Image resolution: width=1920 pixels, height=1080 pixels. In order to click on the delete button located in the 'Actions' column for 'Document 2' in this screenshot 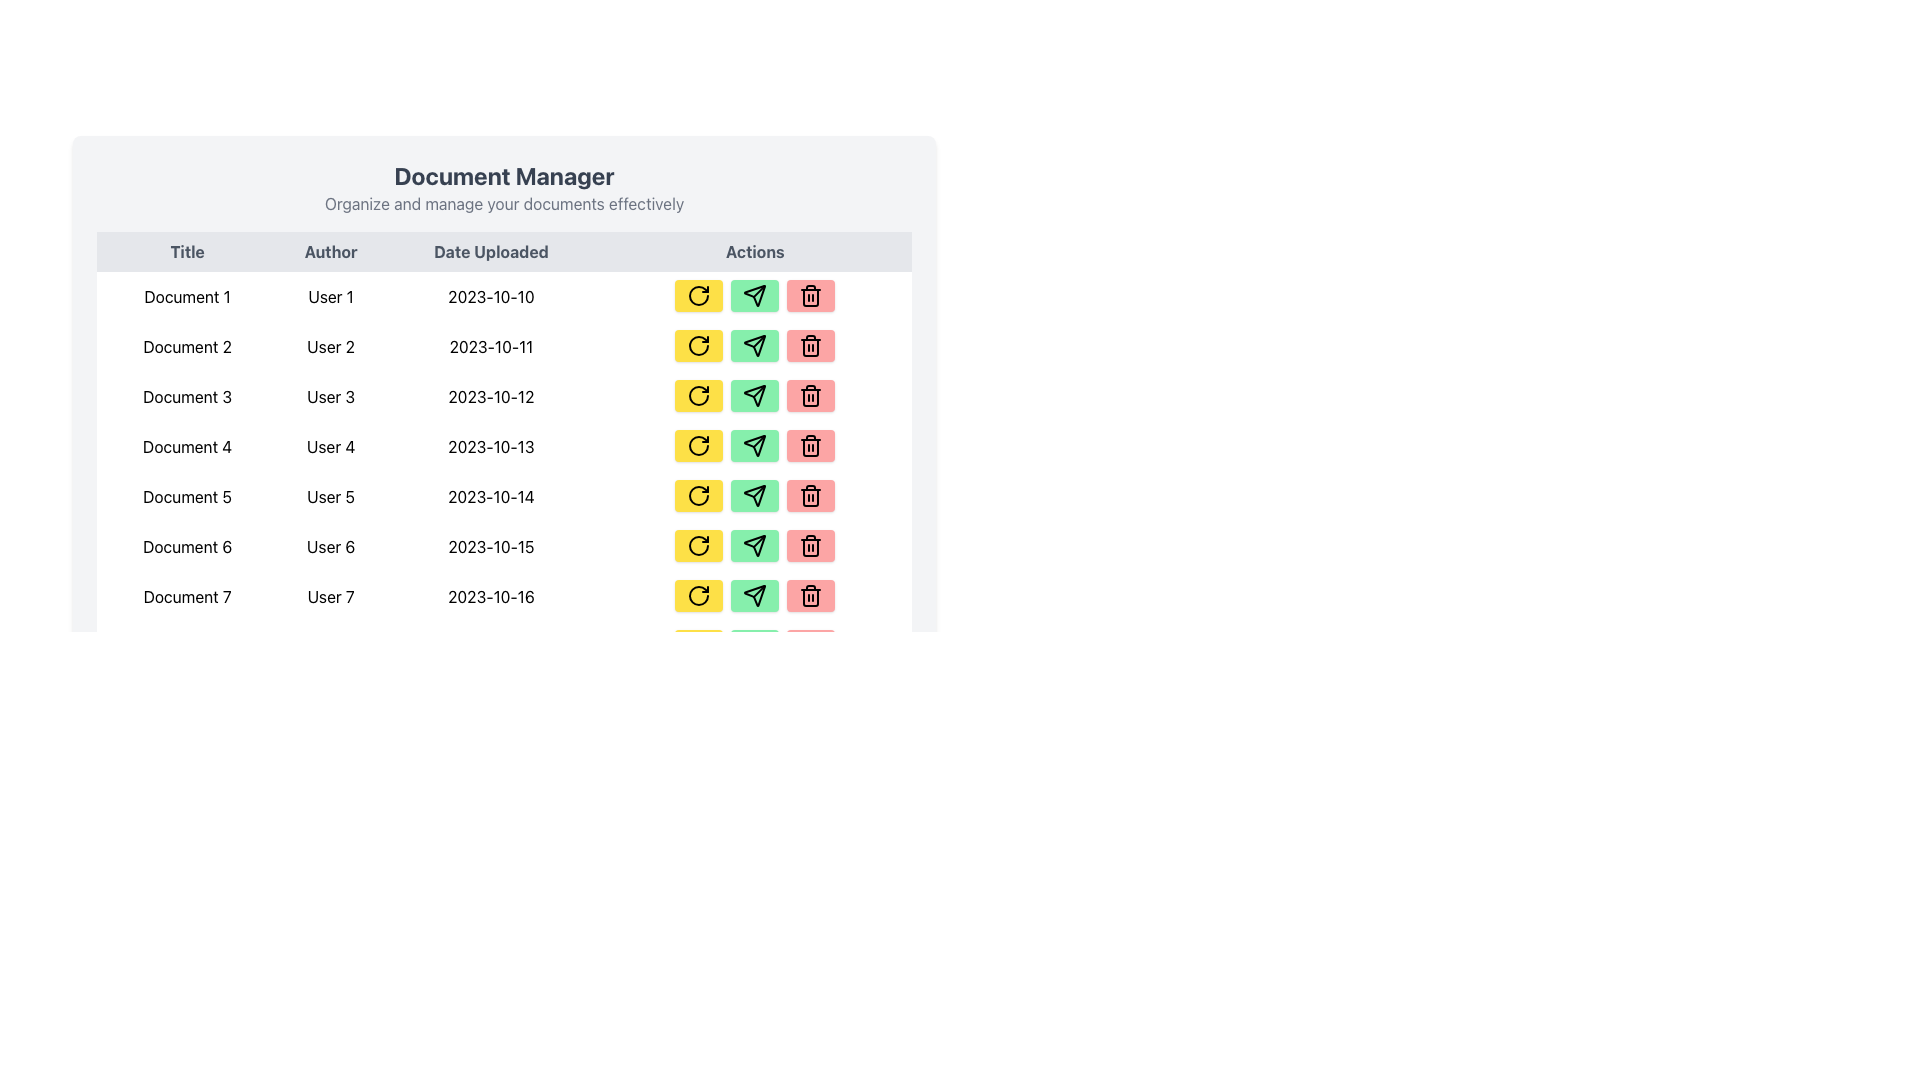, I will do `click(811, 346)`.